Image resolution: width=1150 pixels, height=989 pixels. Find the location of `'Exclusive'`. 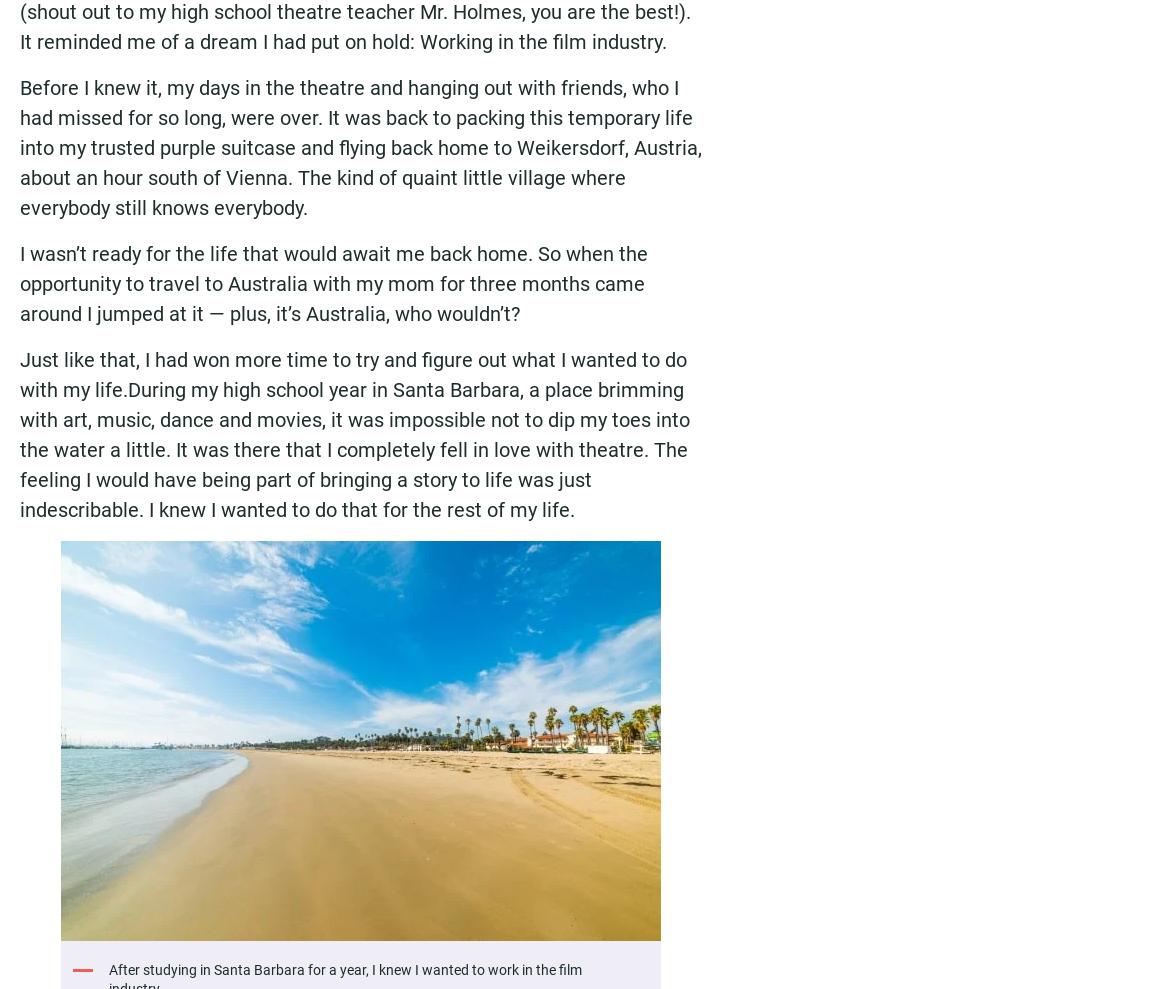

'Exclusive' is located at coordinates (167, 916).